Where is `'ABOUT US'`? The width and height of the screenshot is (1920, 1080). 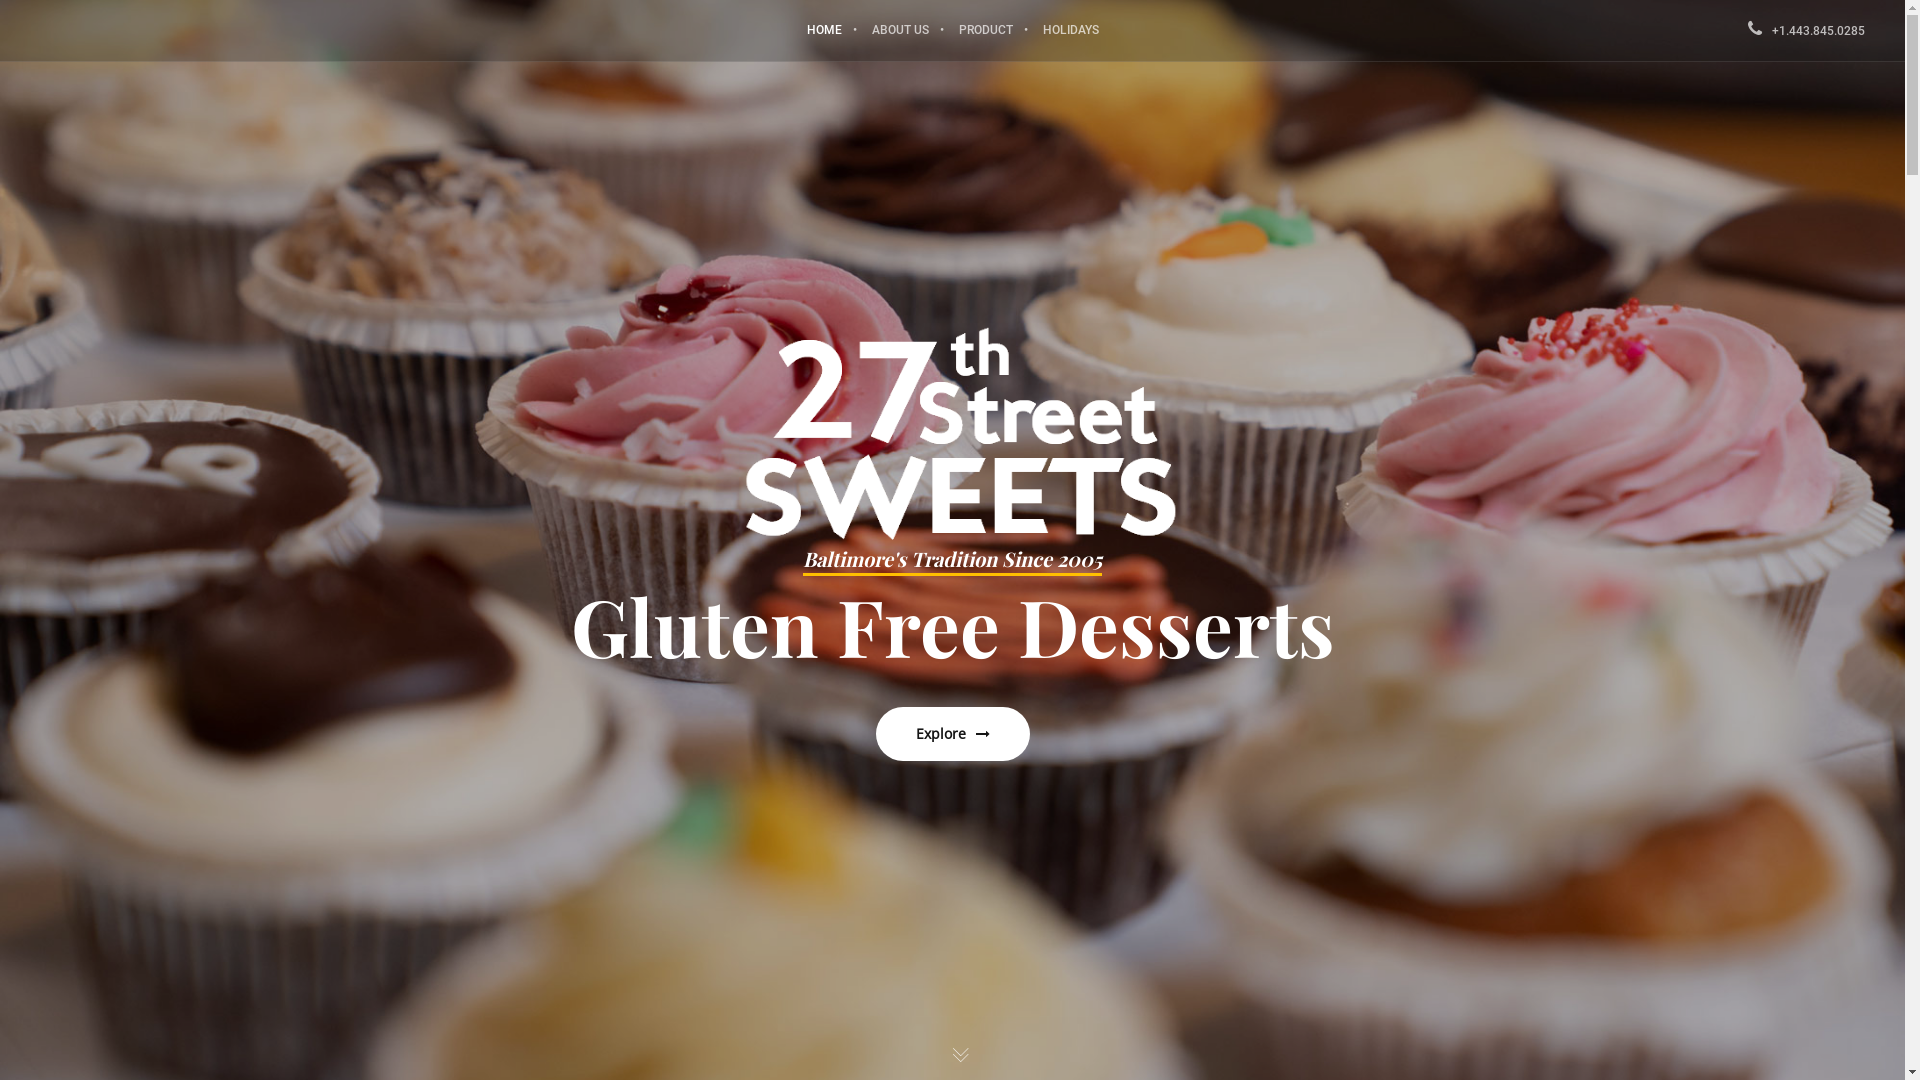
'ABOUT US' is located at coordinates (855, 30).